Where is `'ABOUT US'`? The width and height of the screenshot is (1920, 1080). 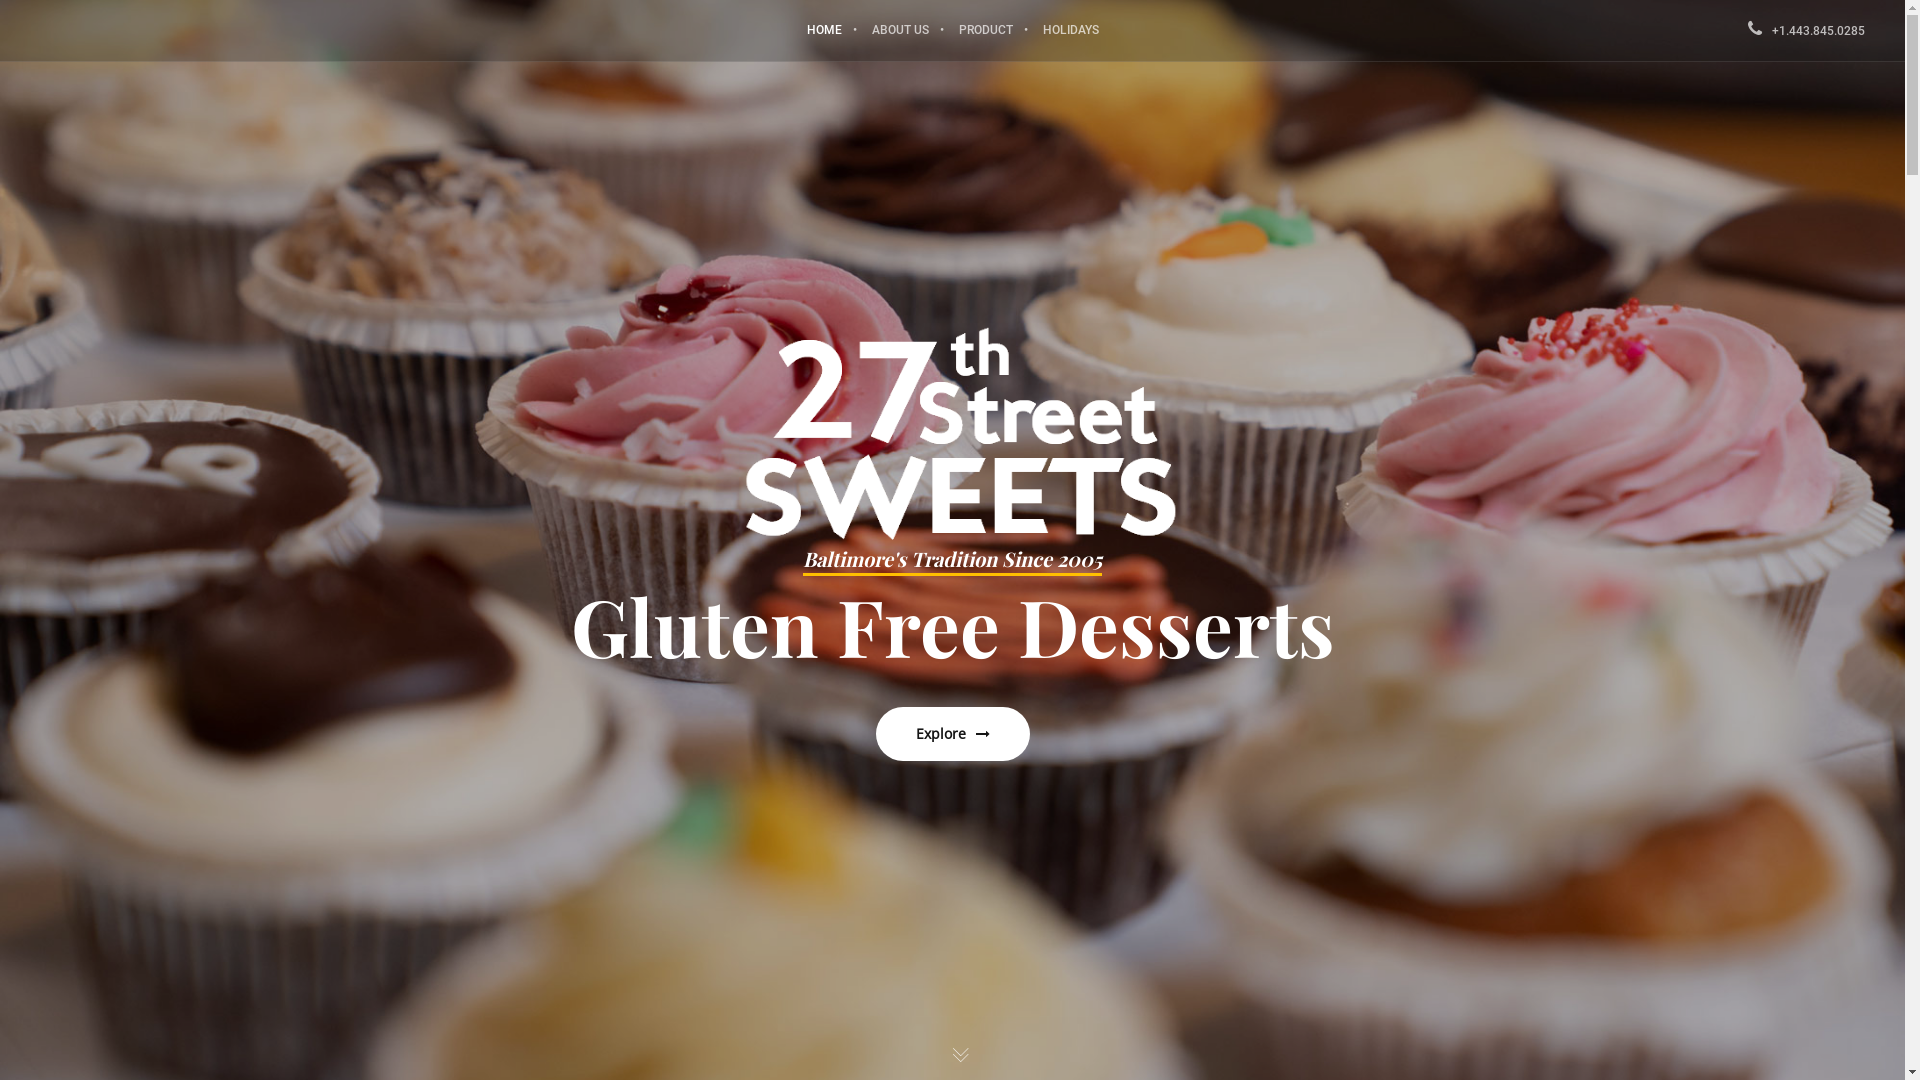
'ABOUT US' is located at coordinates (855, 30).